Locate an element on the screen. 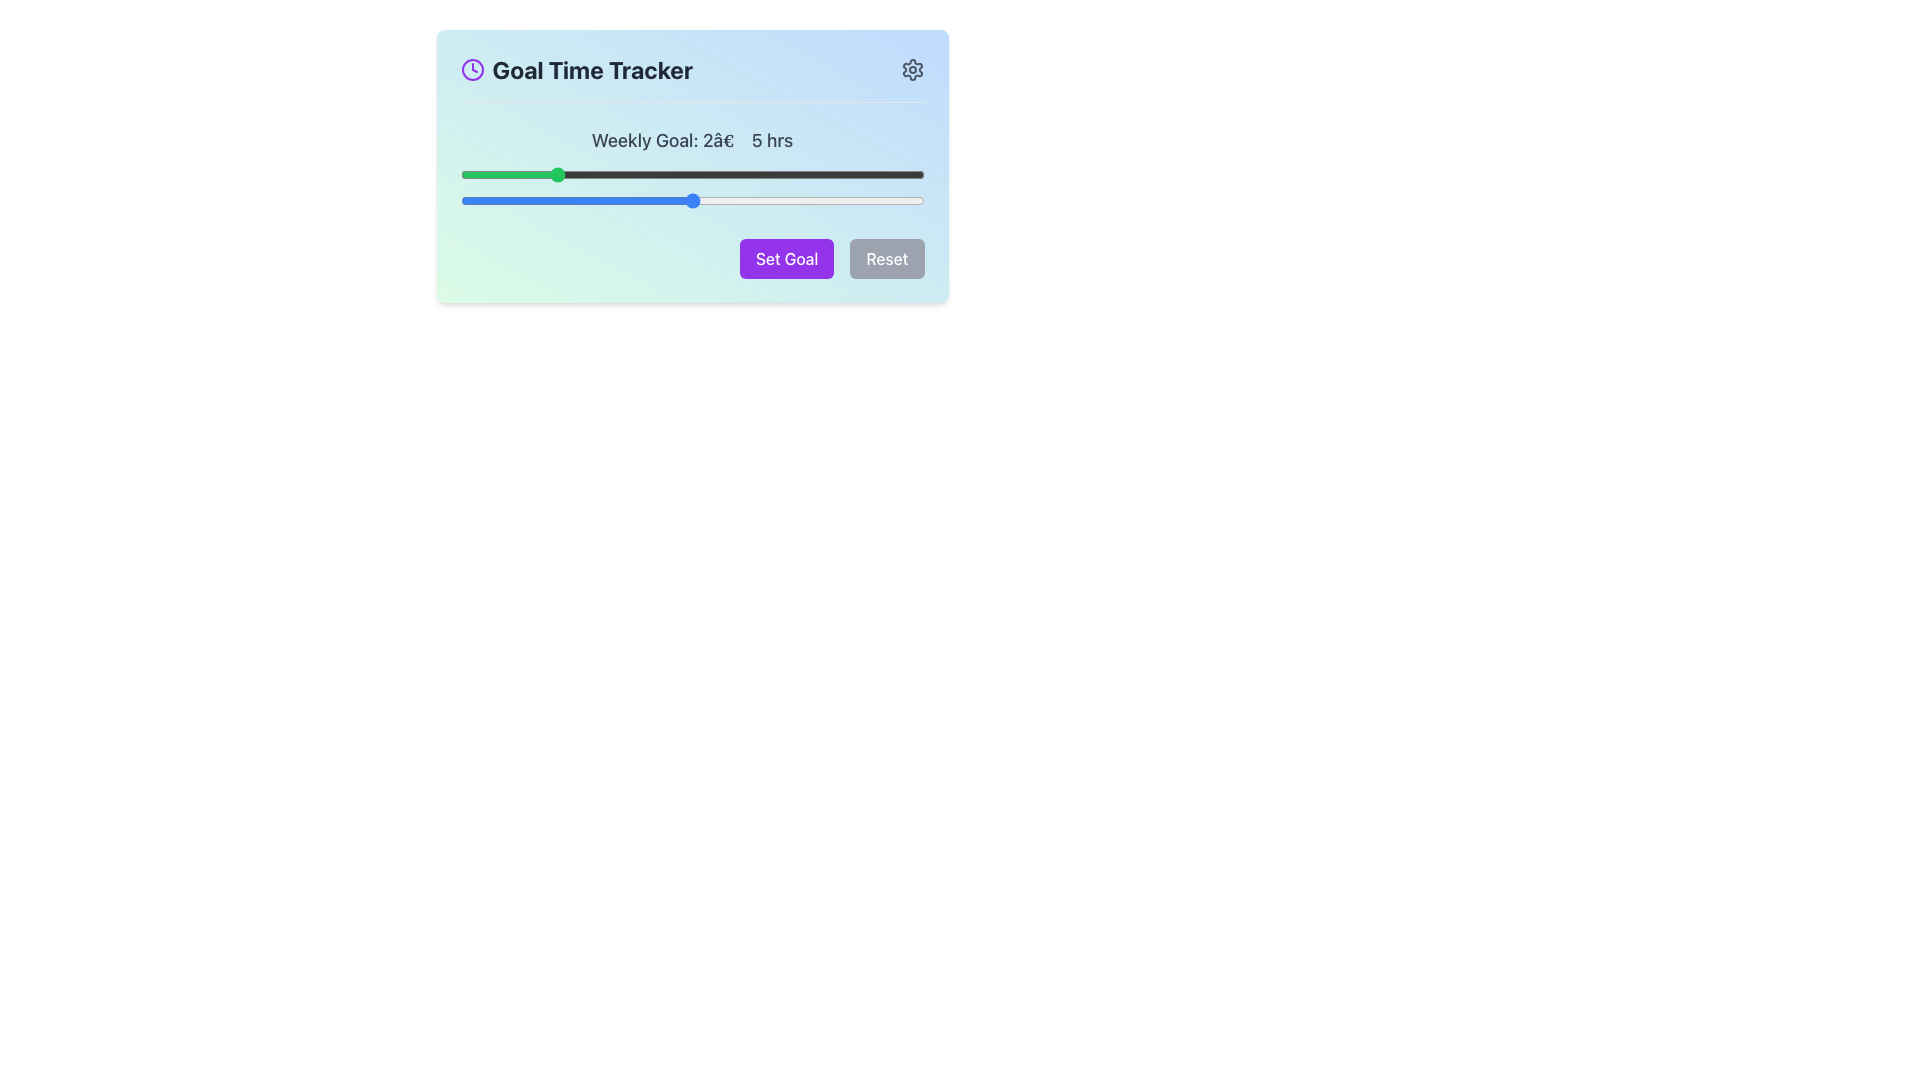 The height and width of the screenshot is (1080, 1920). the time slider is located at coordinates (506, 173).